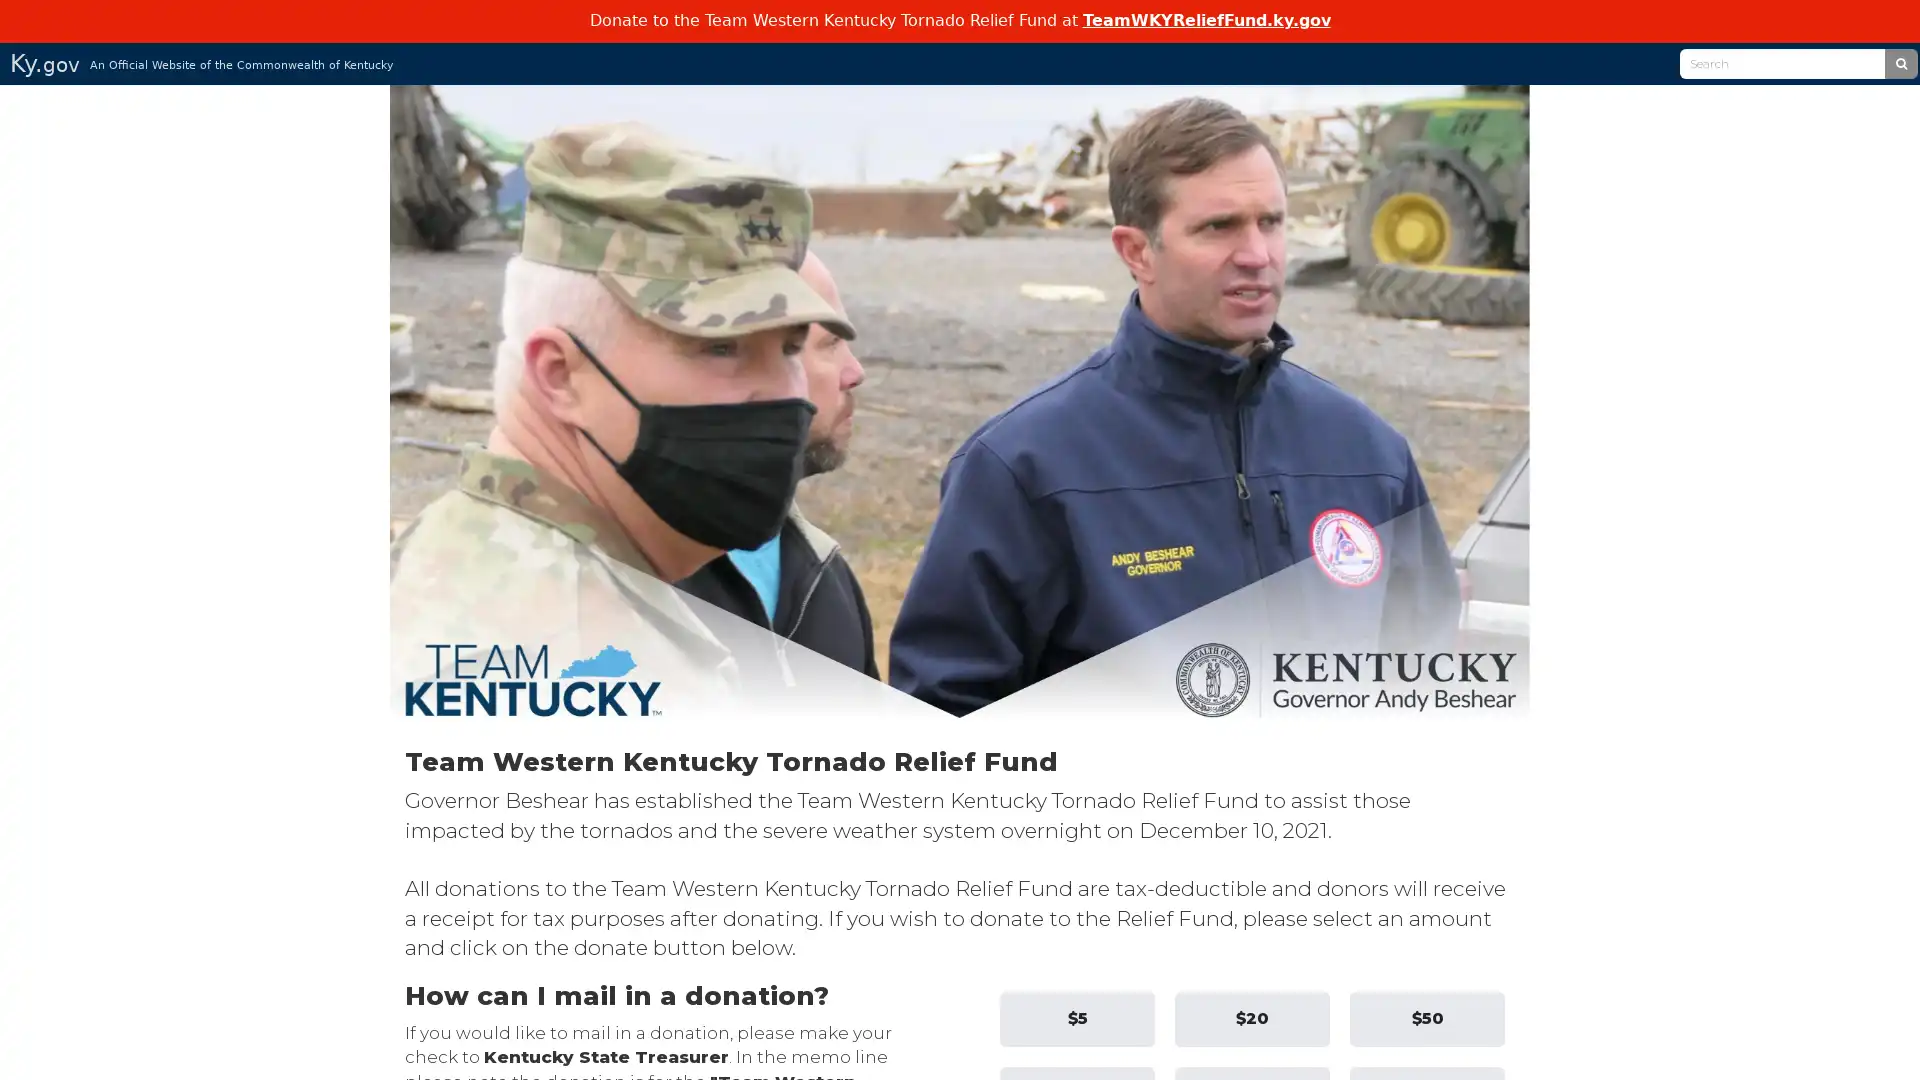 The image size is (1920, 1080). I want to click on SEARCH, so click(1899, 61).